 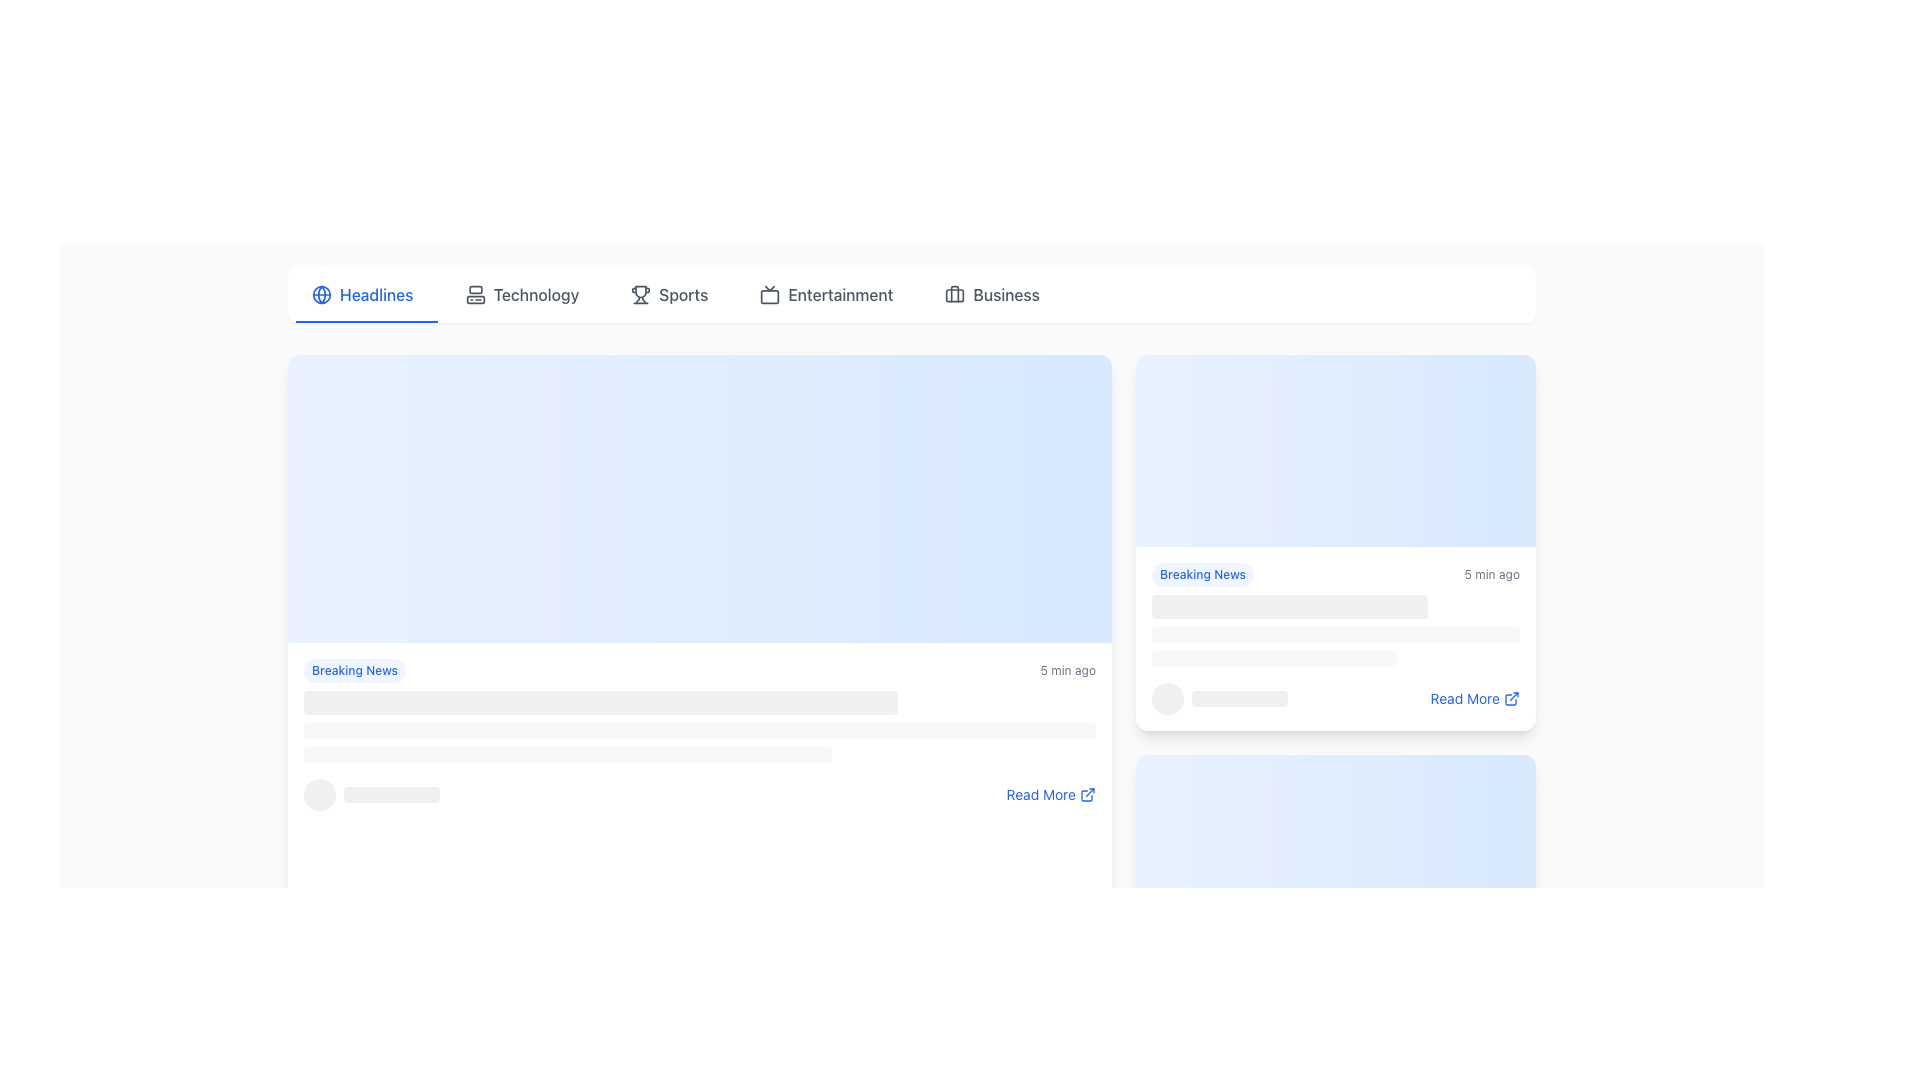 I want to click on the graphical placeholder located below the 'Breaking News' area, which indicates loading or reserves space for future content, so click(x=700, y=743).